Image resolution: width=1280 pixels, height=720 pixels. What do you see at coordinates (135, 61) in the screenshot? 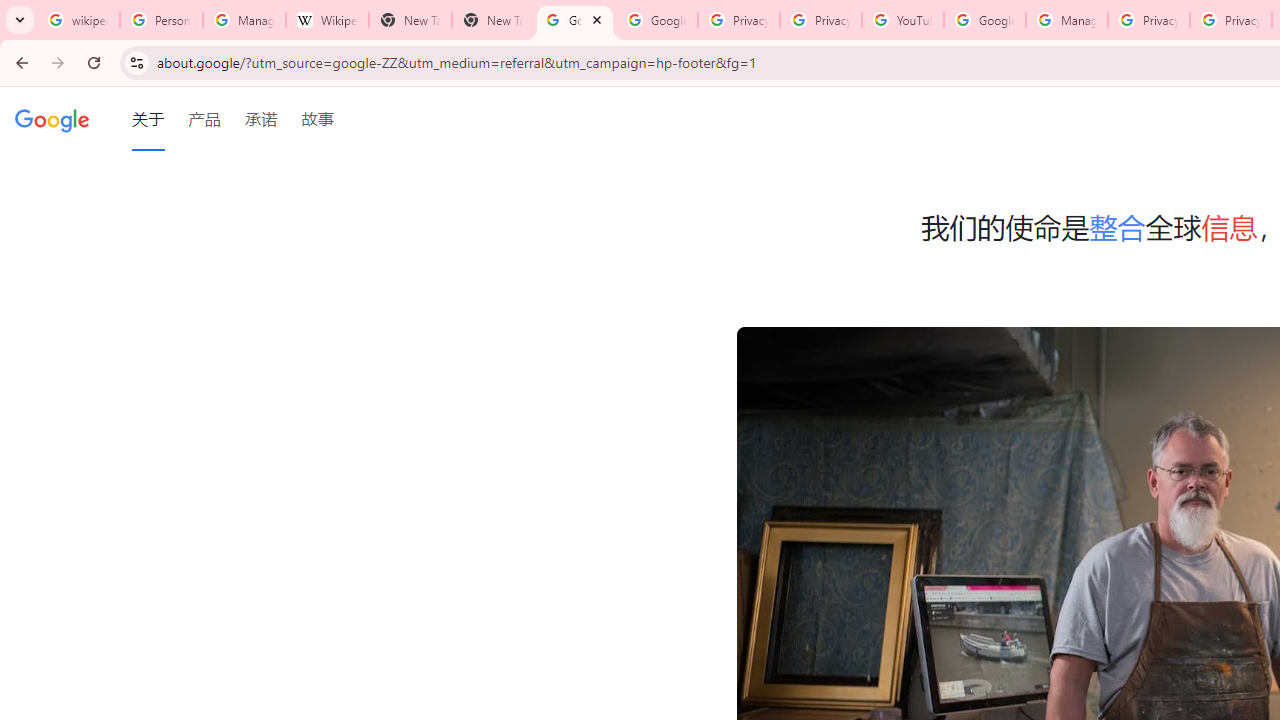
I see `'View site information'` at bounding box center [135, 61].